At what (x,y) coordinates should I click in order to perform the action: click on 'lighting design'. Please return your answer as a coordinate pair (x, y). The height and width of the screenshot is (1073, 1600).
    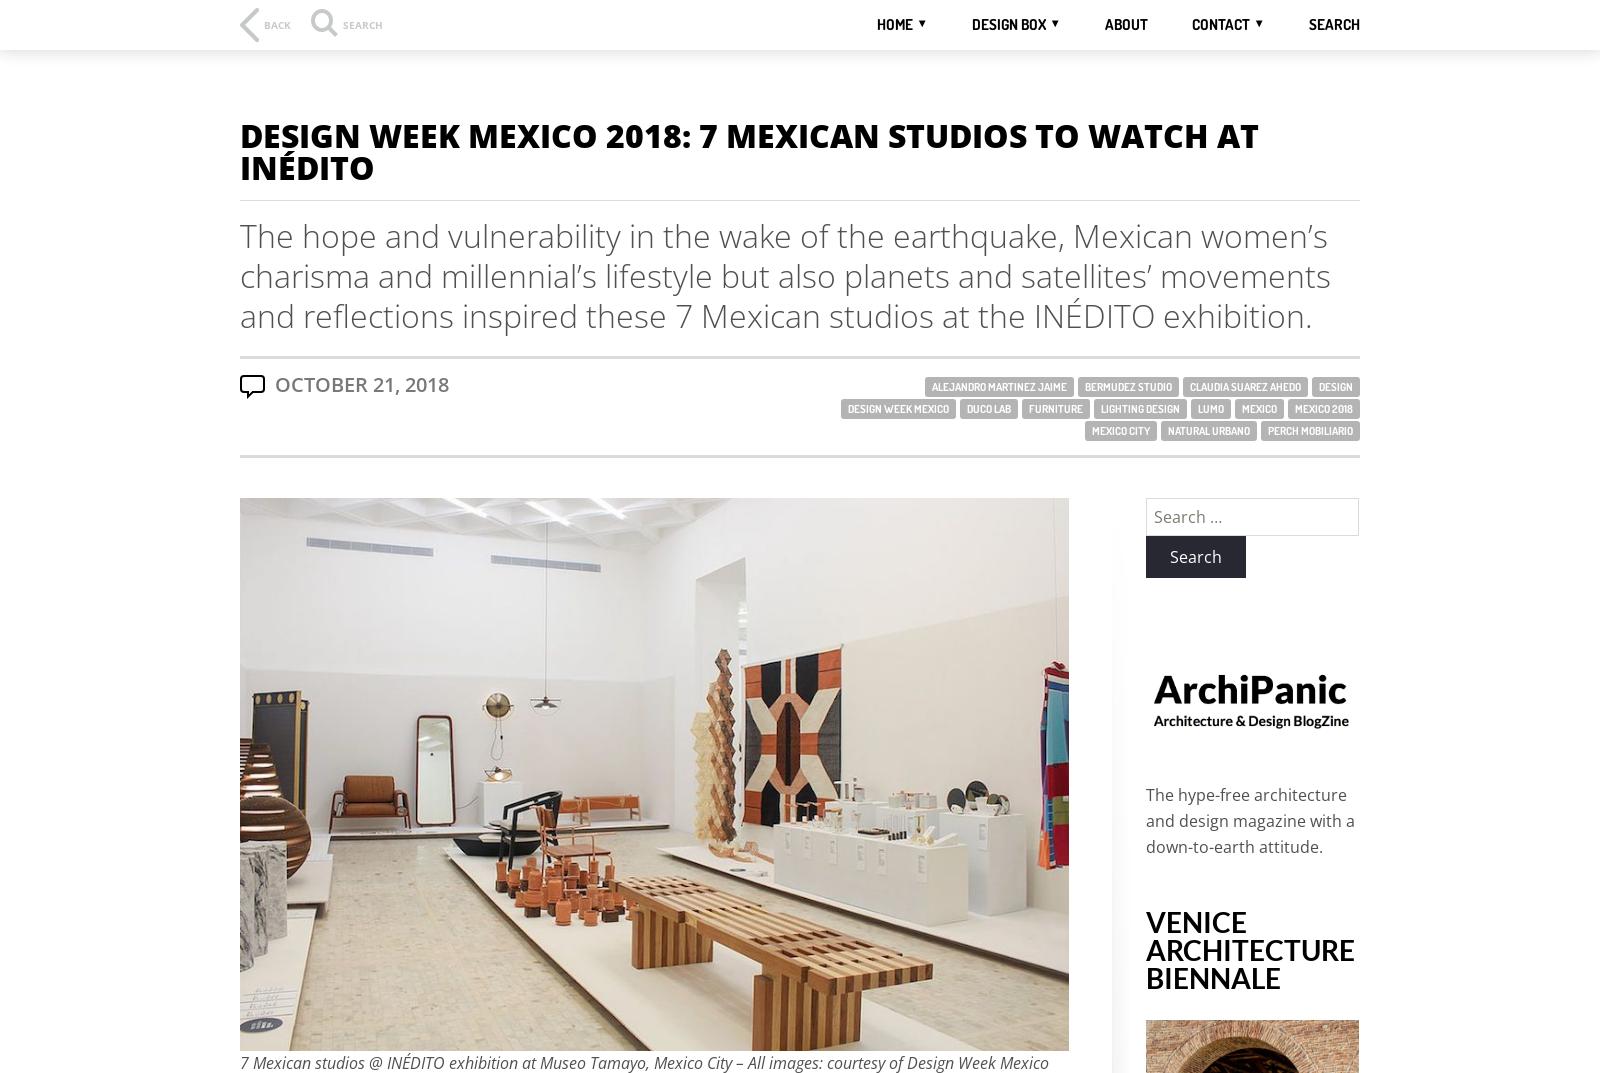
    Looking at the image, I should click on (1140, 408).